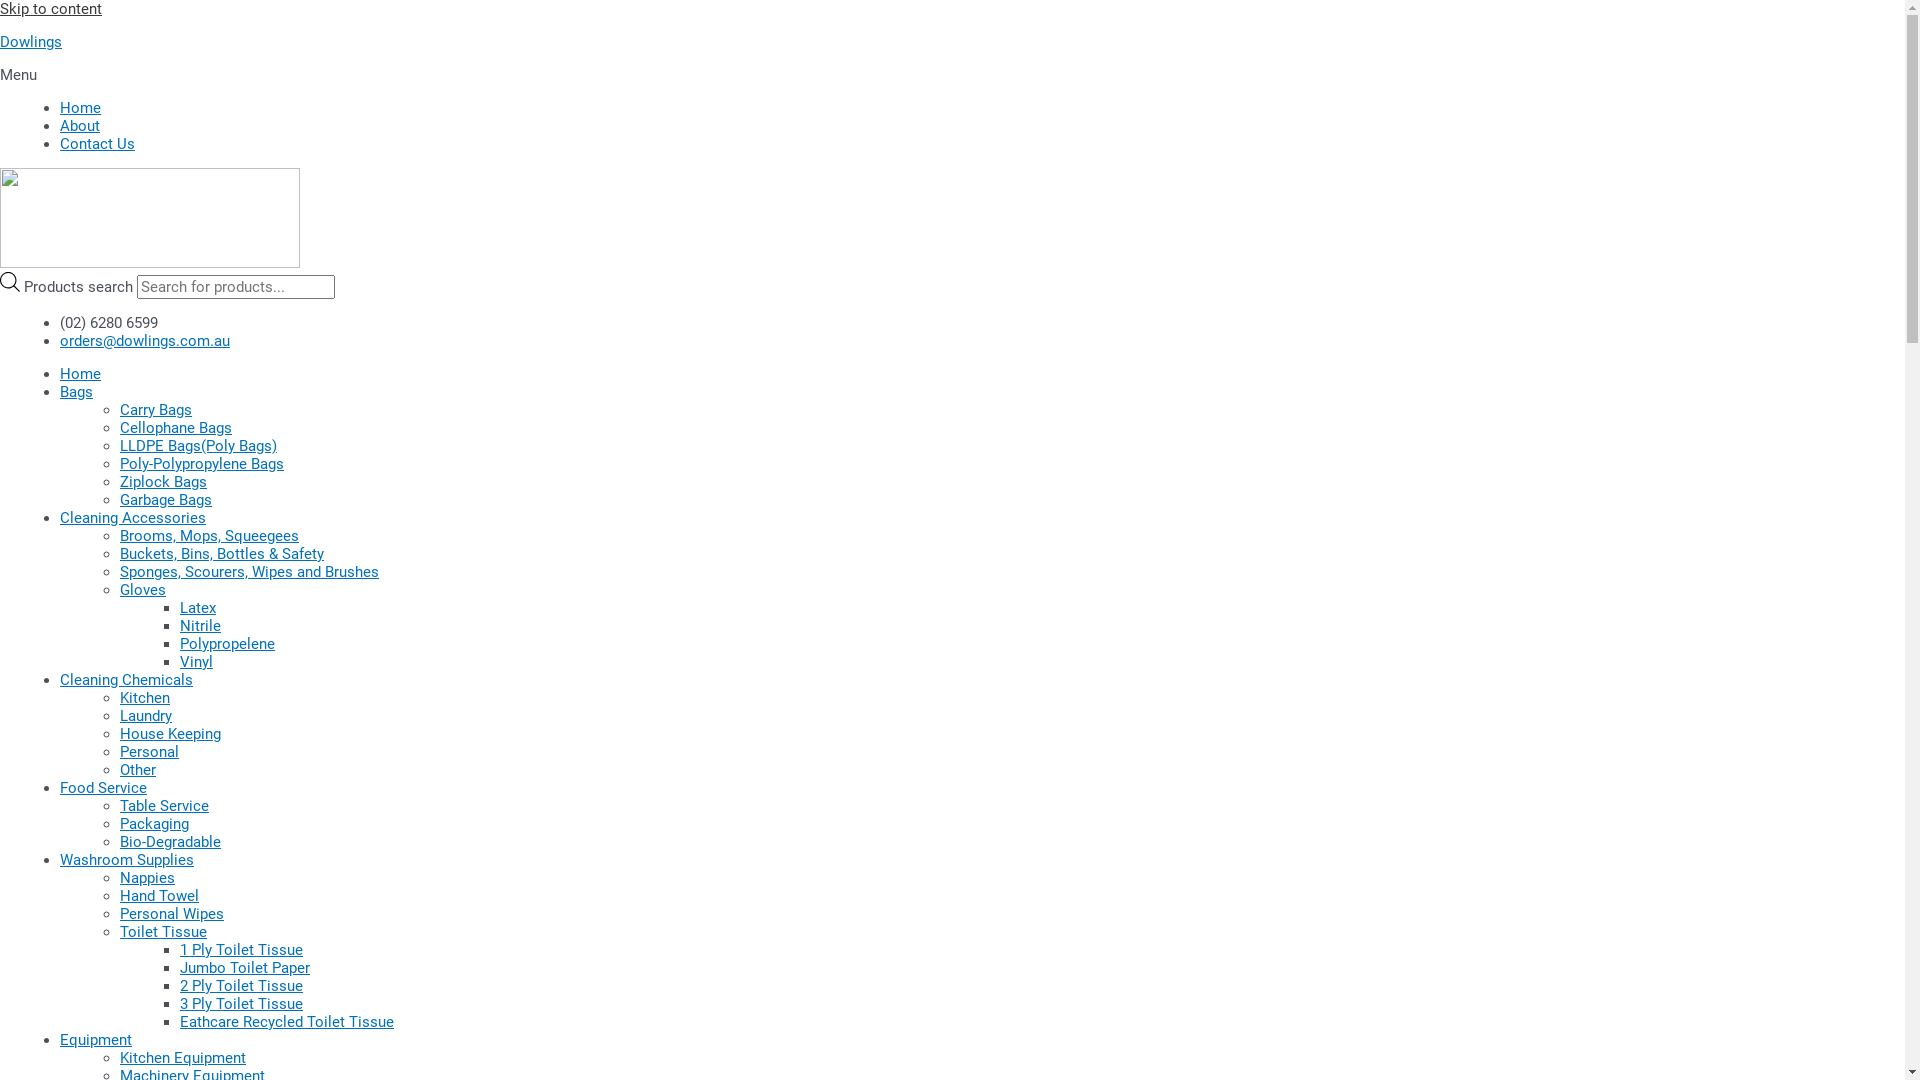 The width and height of the screenshot is (1920, 1080). I want to click on 'Carry Bags', so click(155, 408).